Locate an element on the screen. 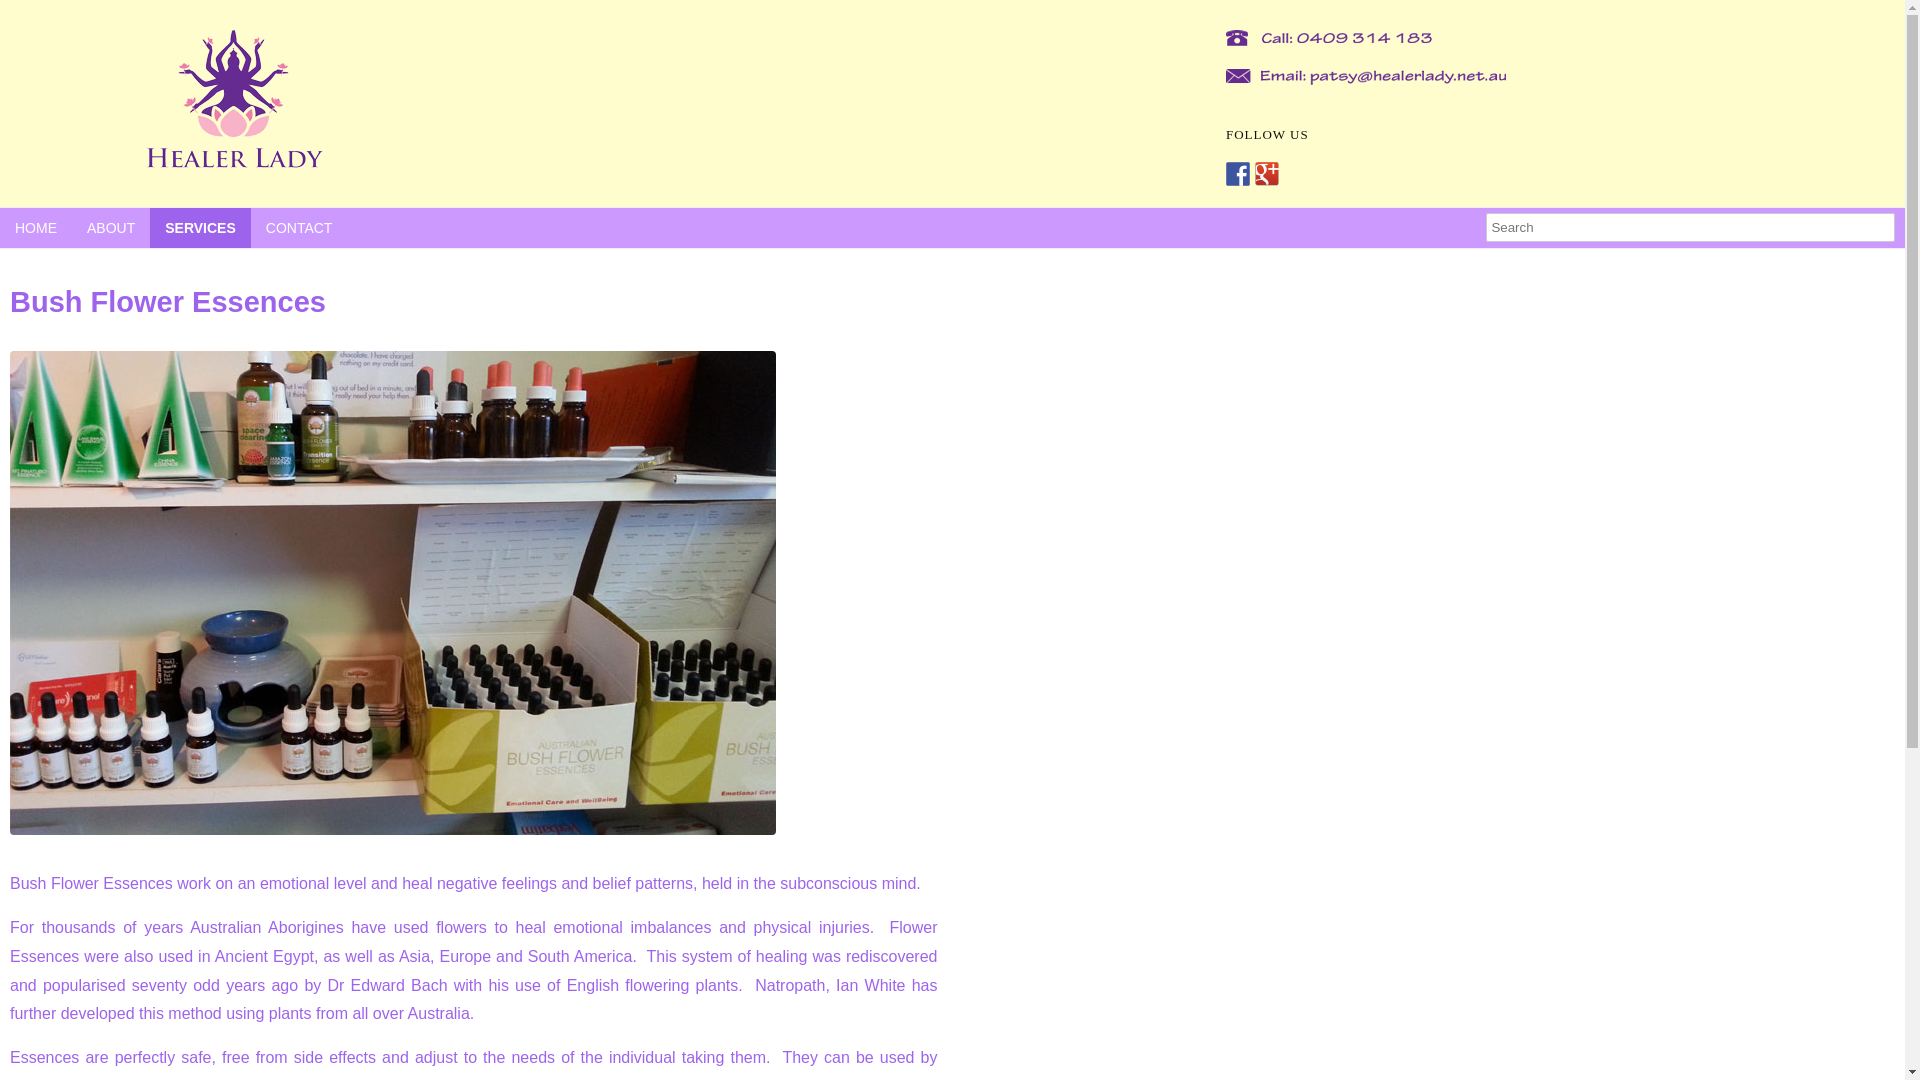 The width and height of the screenshot is (1920, 1080). 'CONTACT' is located at coordinates (298, 226).